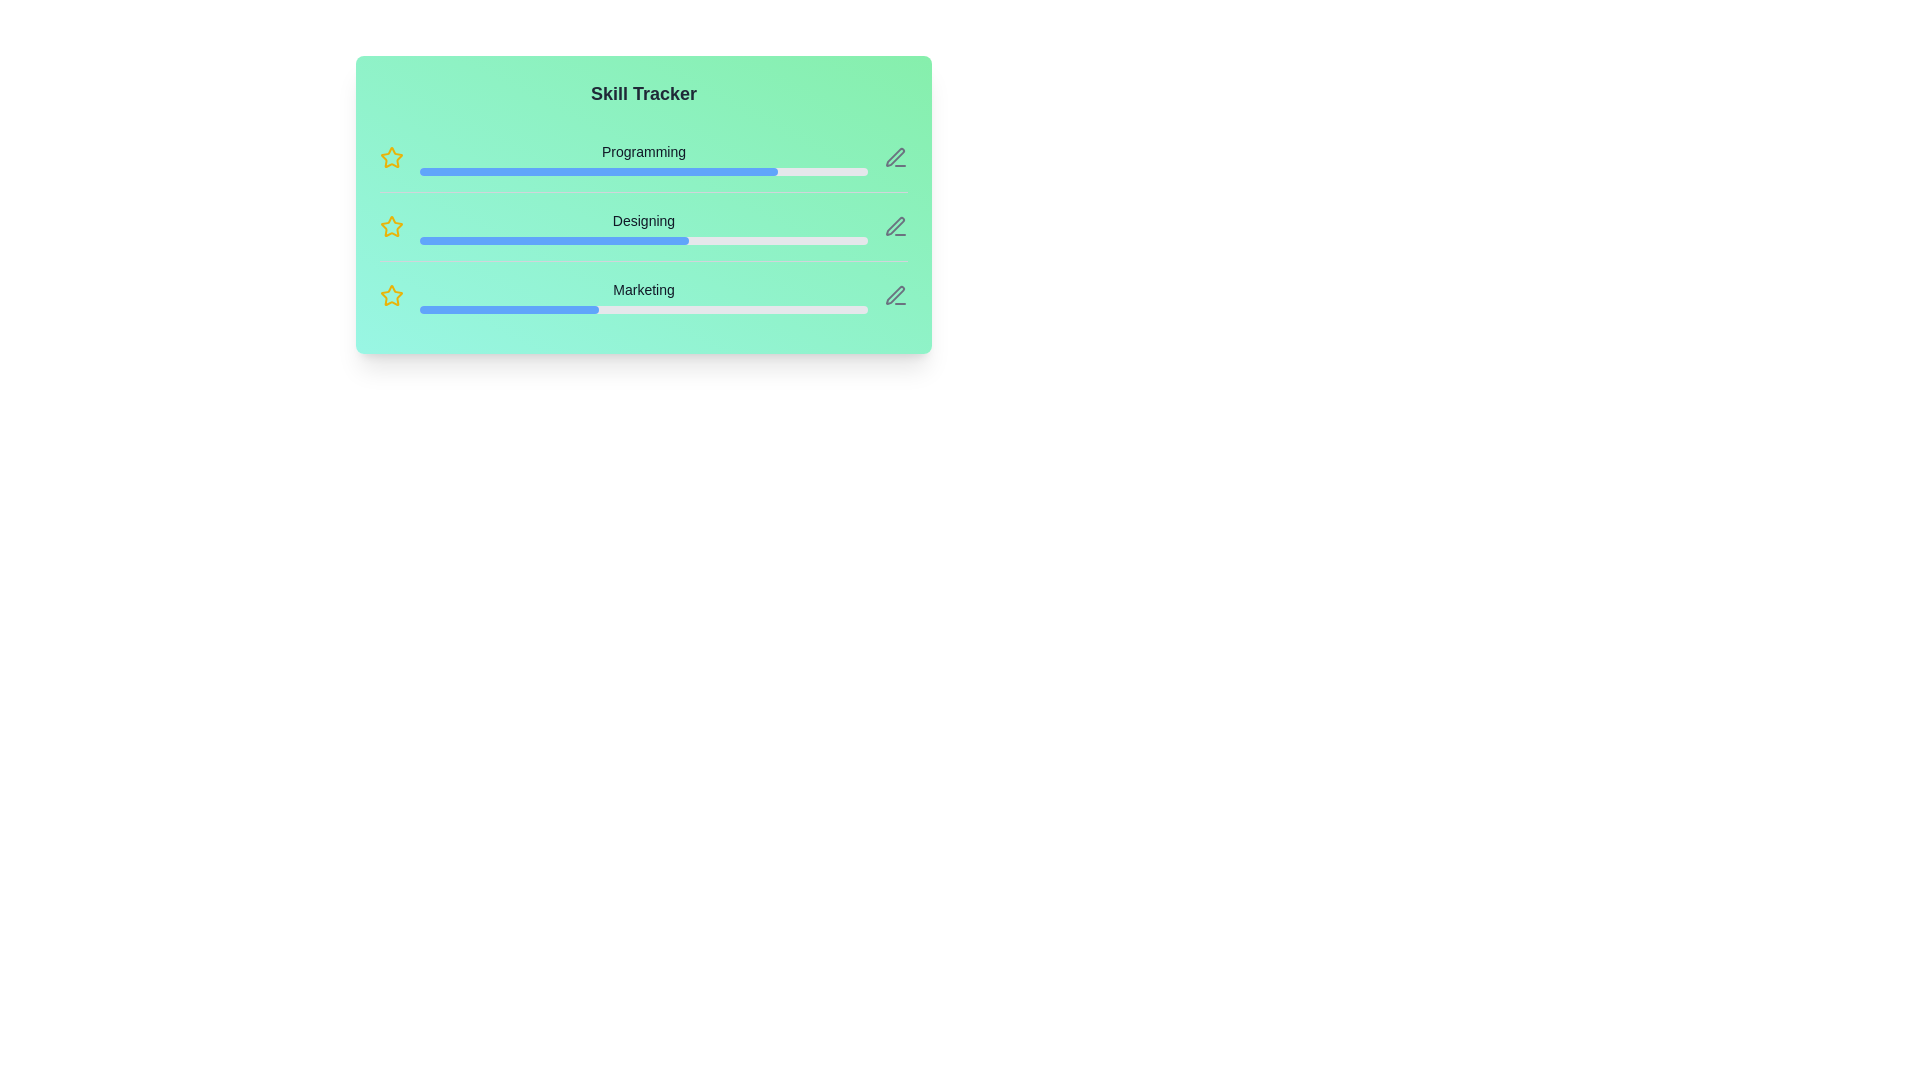 This screenshot has height=1080, width=1920. I want to click on the edit icon next to the skill Programming, so click(895, 157).